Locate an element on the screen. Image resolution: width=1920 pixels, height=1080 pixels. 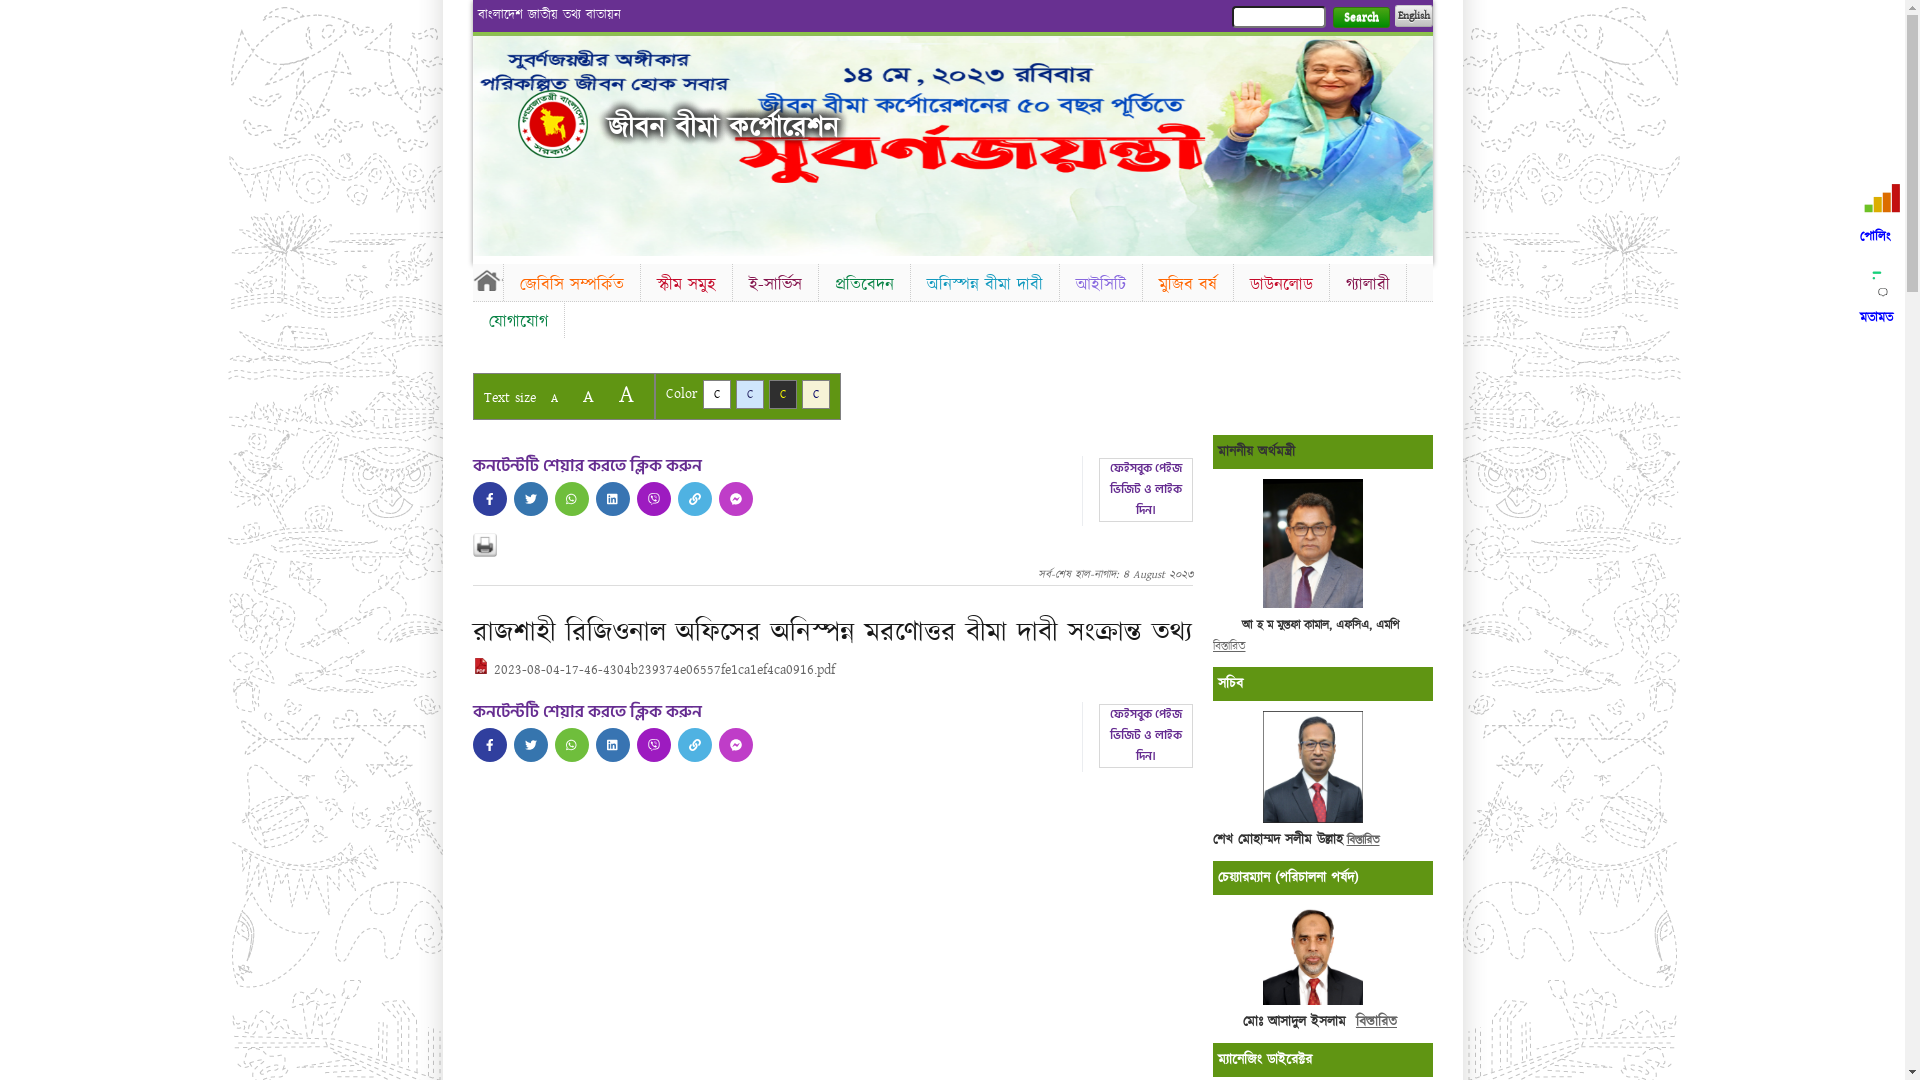
'A' is located at coordinates (624, 394).